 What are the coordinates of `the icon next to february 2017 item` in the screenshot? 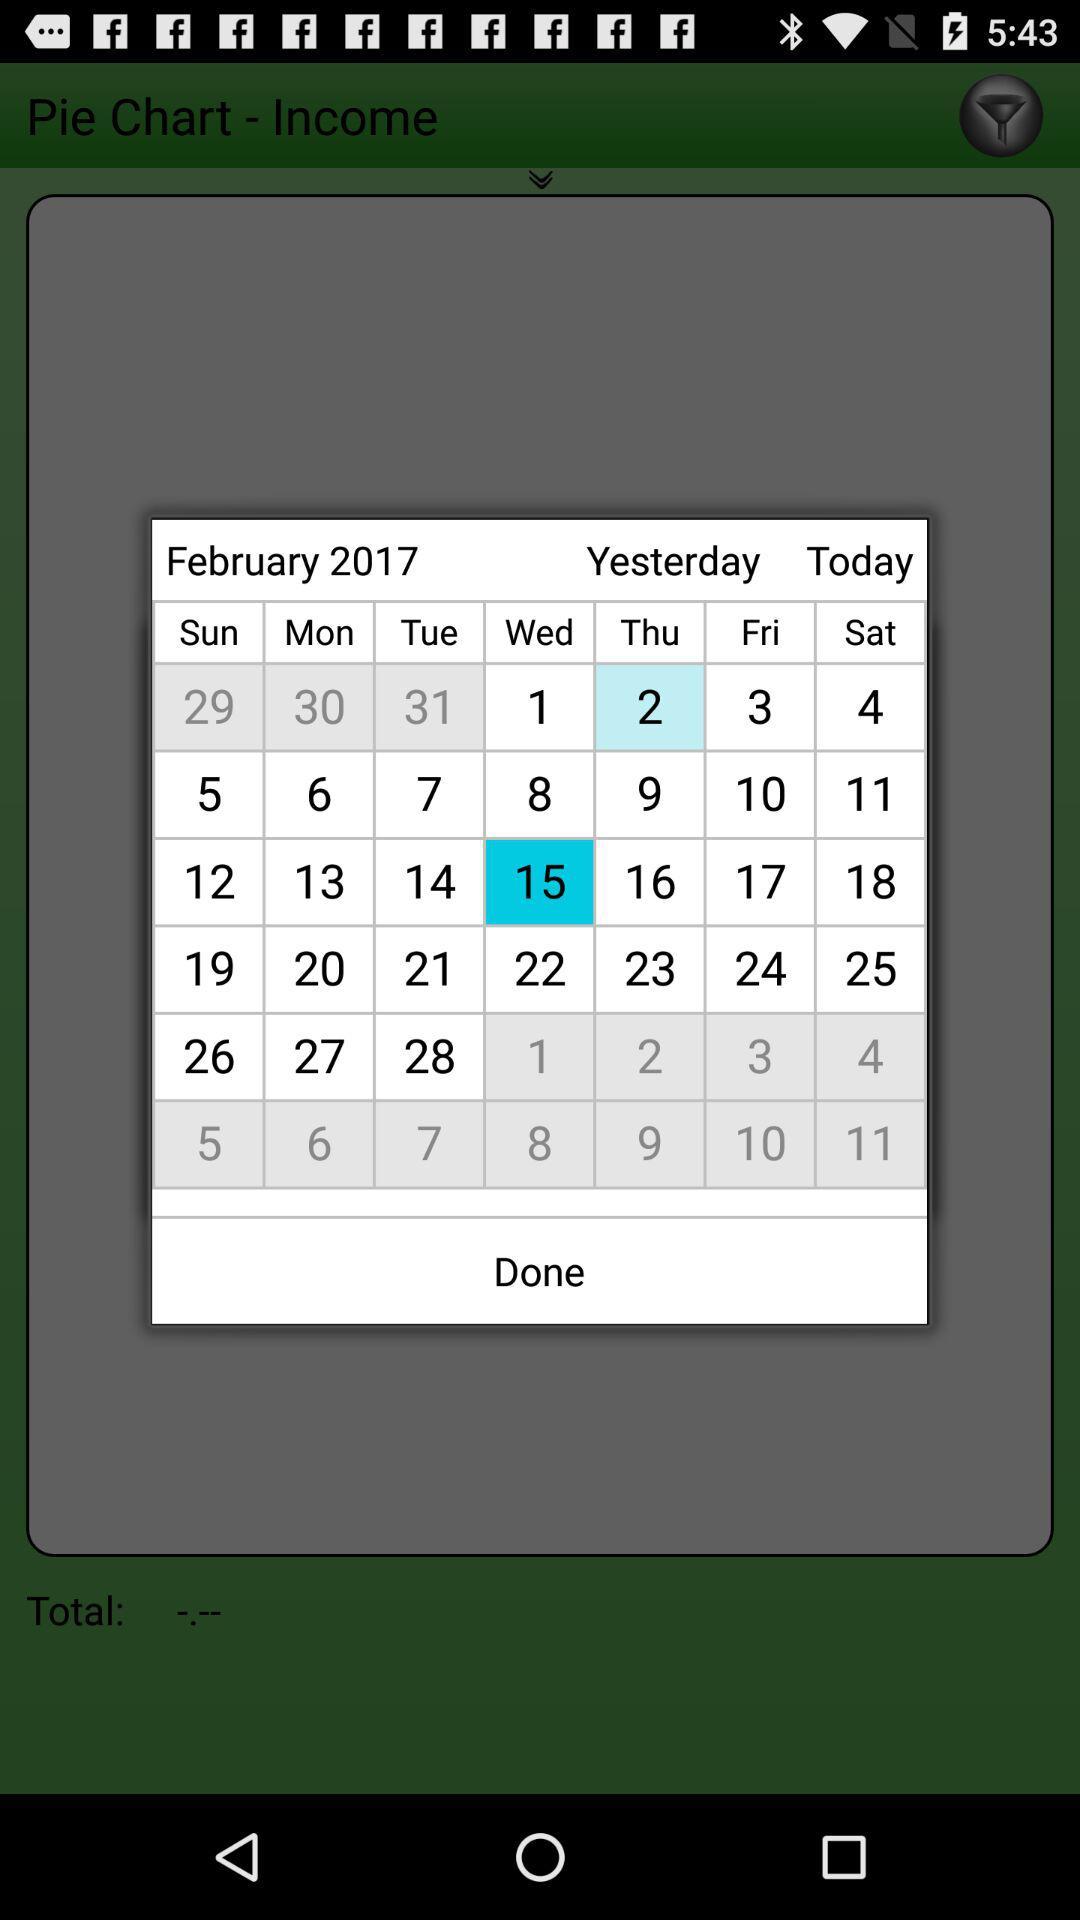 It's located at (673, 559).